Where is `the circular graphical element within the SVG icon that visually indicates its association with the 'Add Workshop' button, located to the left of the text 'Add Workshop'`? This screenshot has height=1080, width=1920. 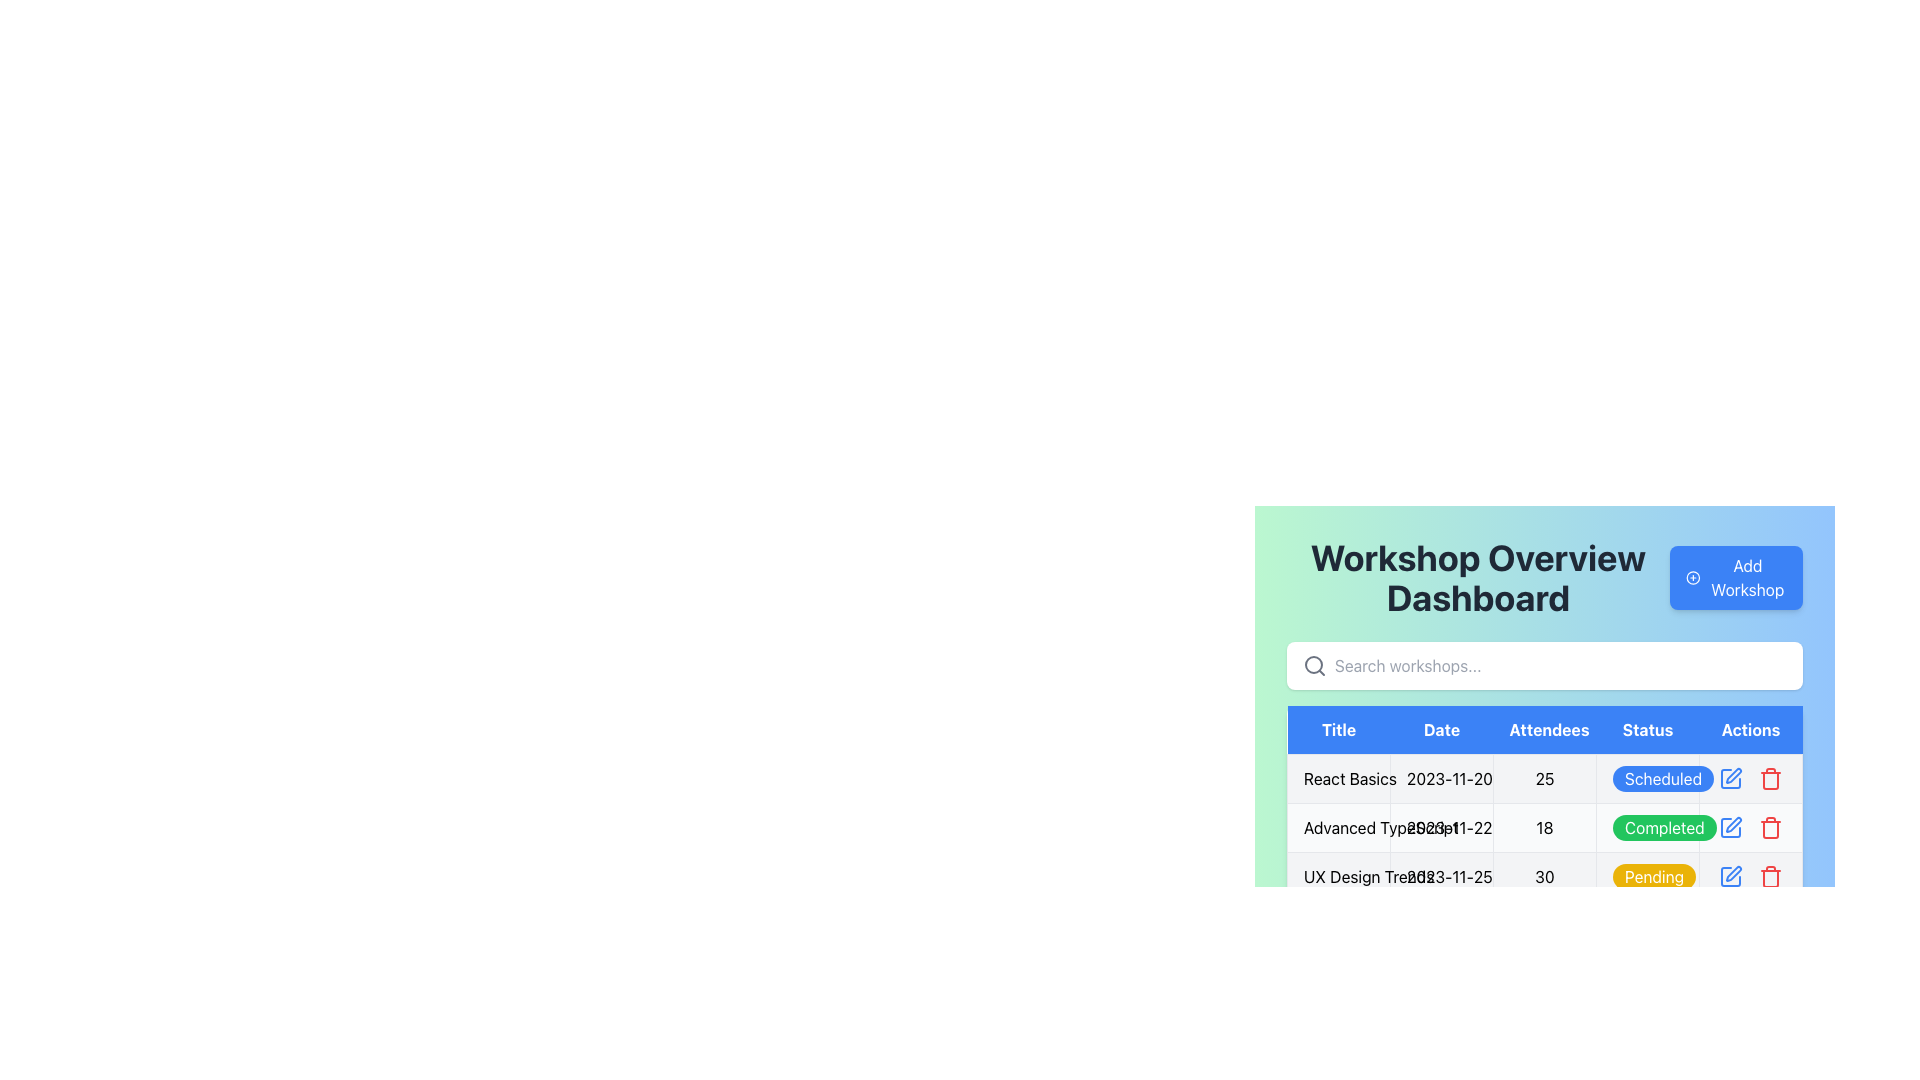 the circular graphical element within the SVG icon that visually indicates its association with the 'Add Workshop' button, located to the left of the text 'Add Workshop' is located at coordinates (1692, 578).